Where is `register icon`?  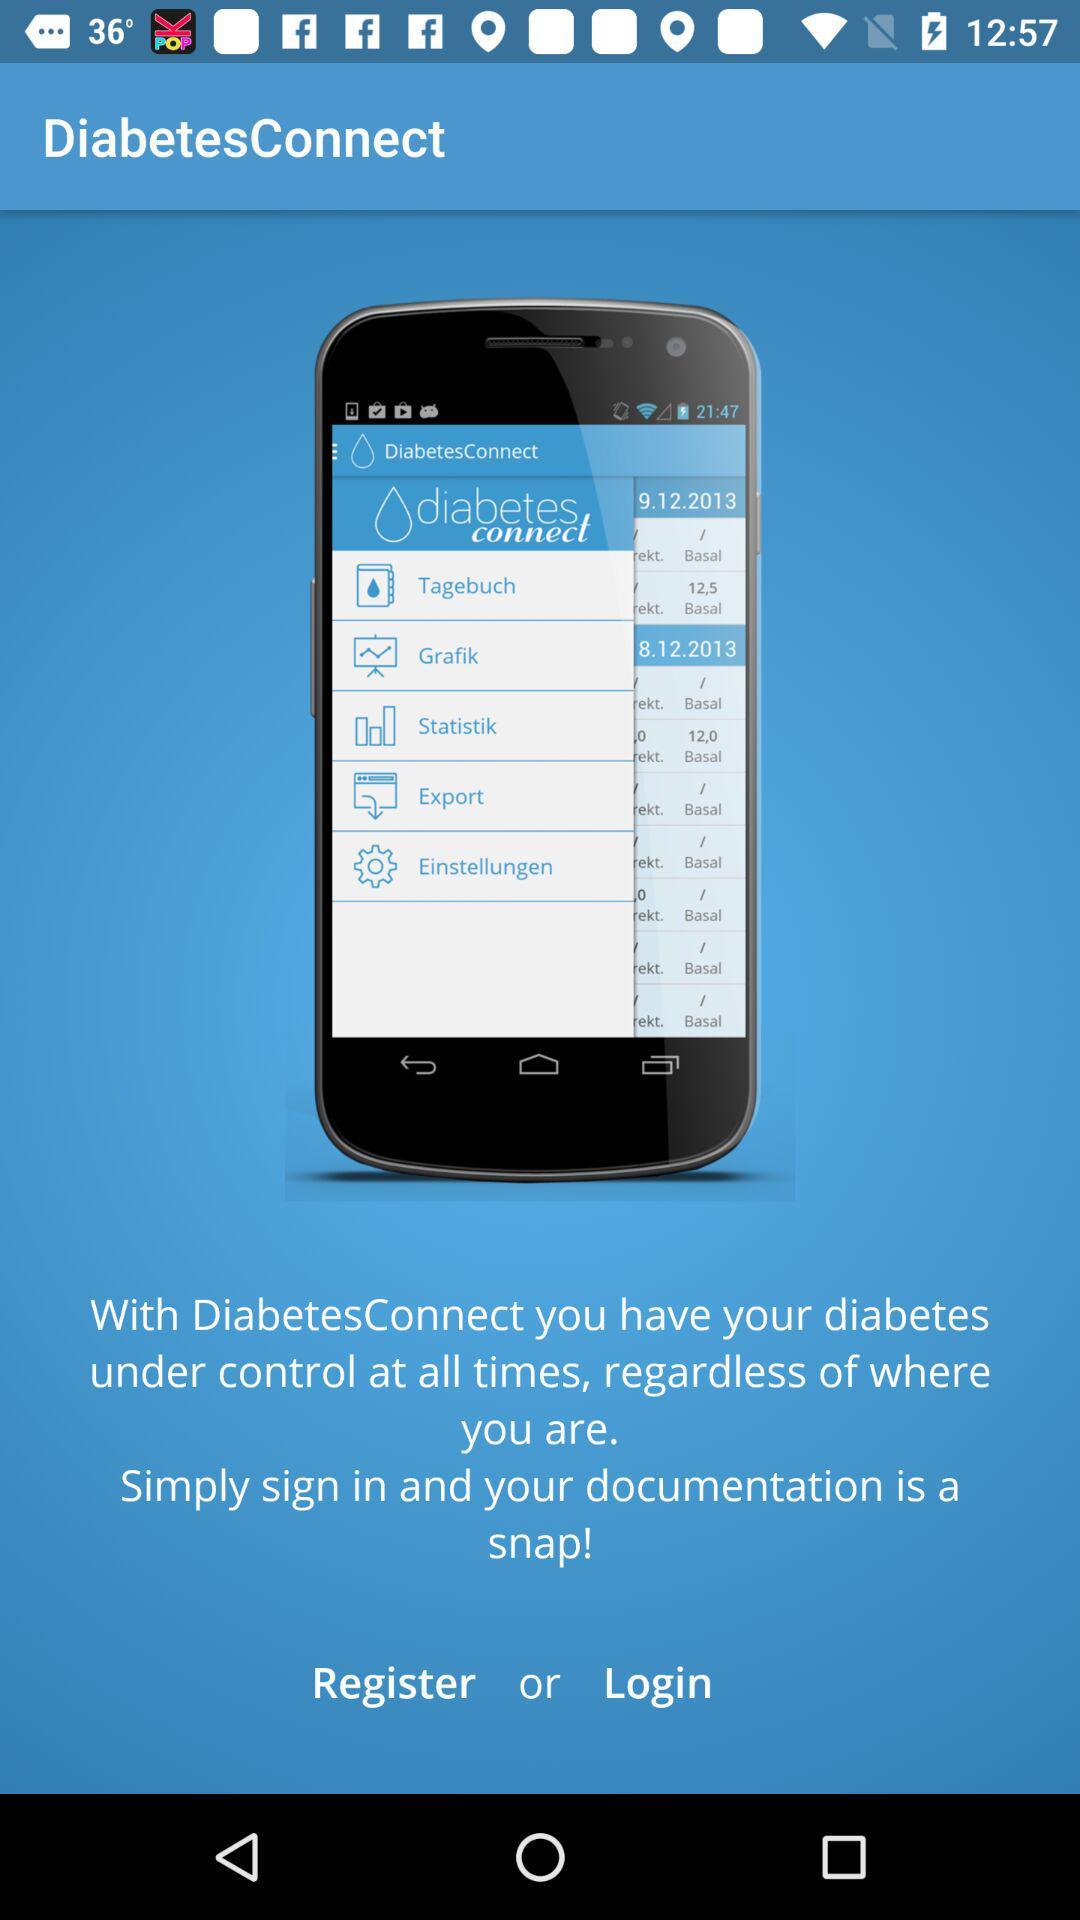
register icon is located at coordinates (393, 1680).